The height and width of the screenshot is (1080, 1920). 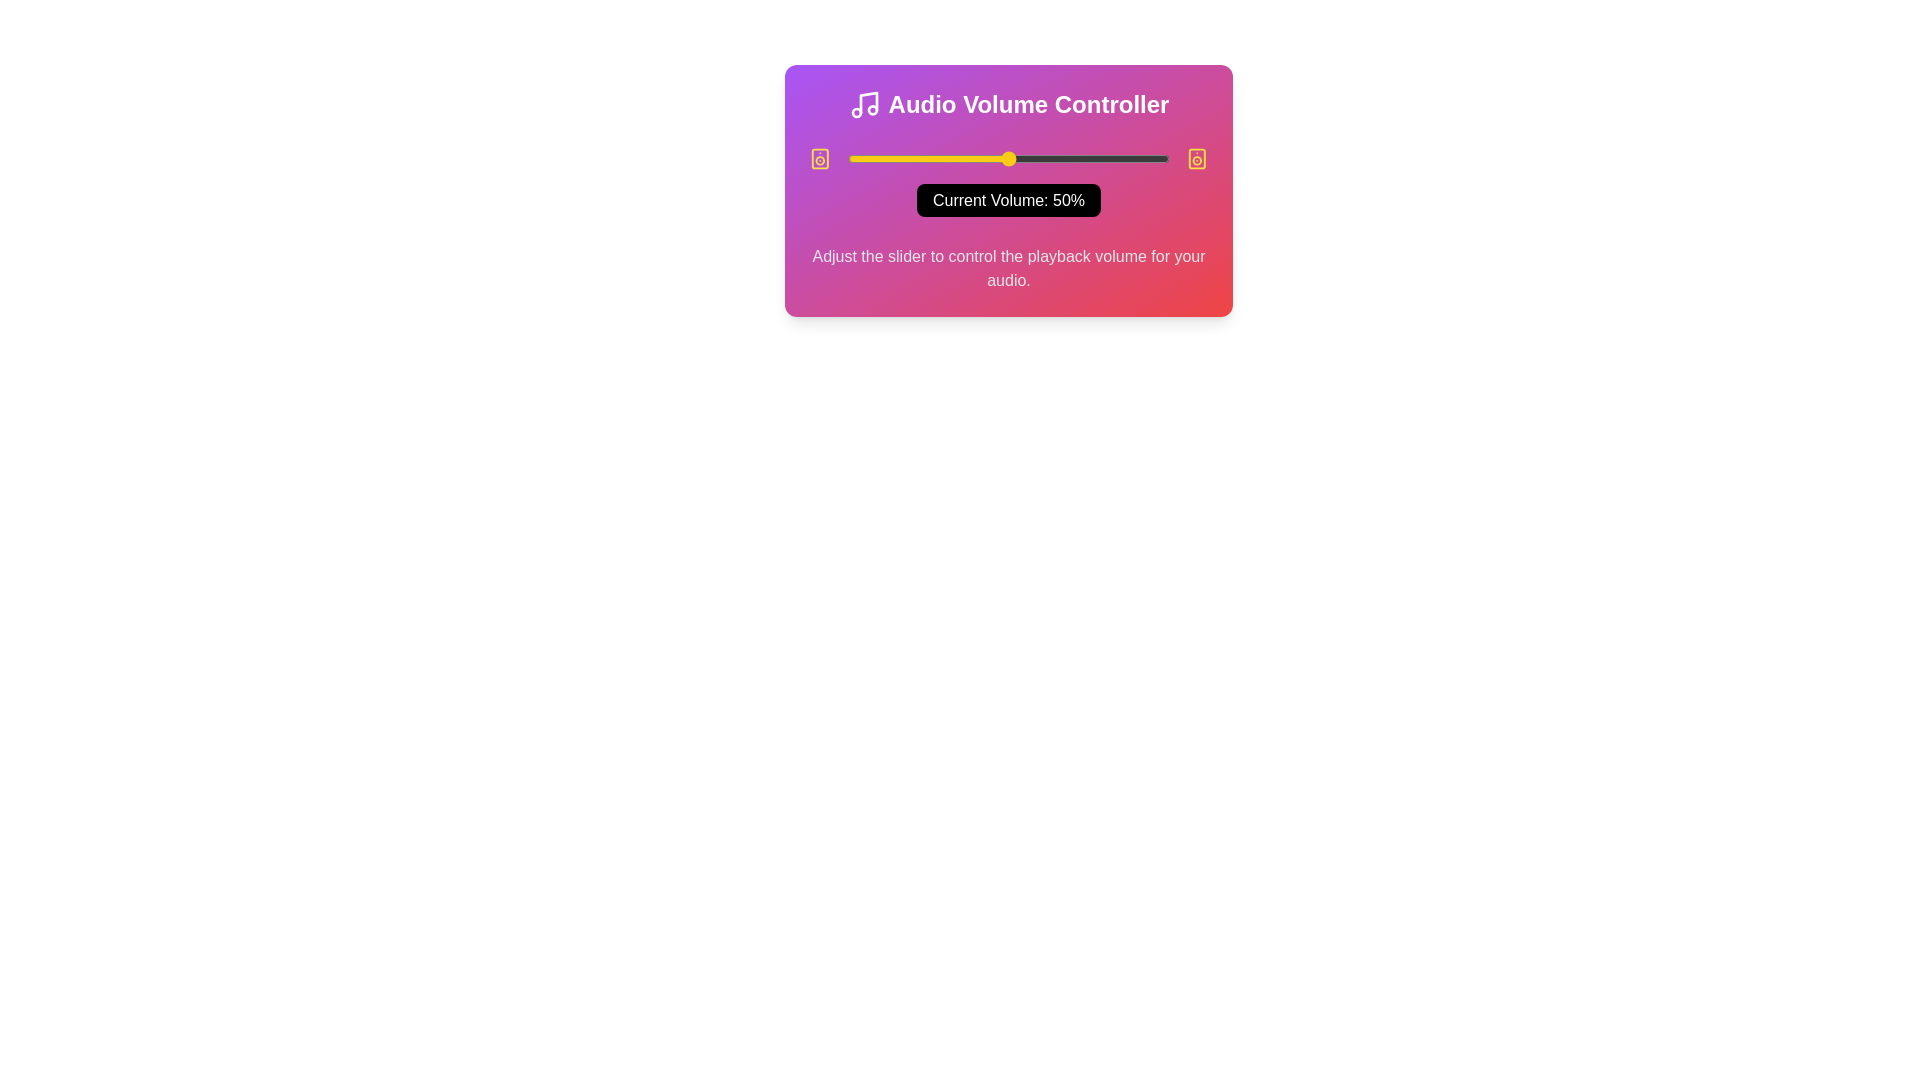 What do you see at coordinates (1131, 157) in the screenshot?
I see `the slider to set the volume to 88%` at bounding box center [1131, 157].